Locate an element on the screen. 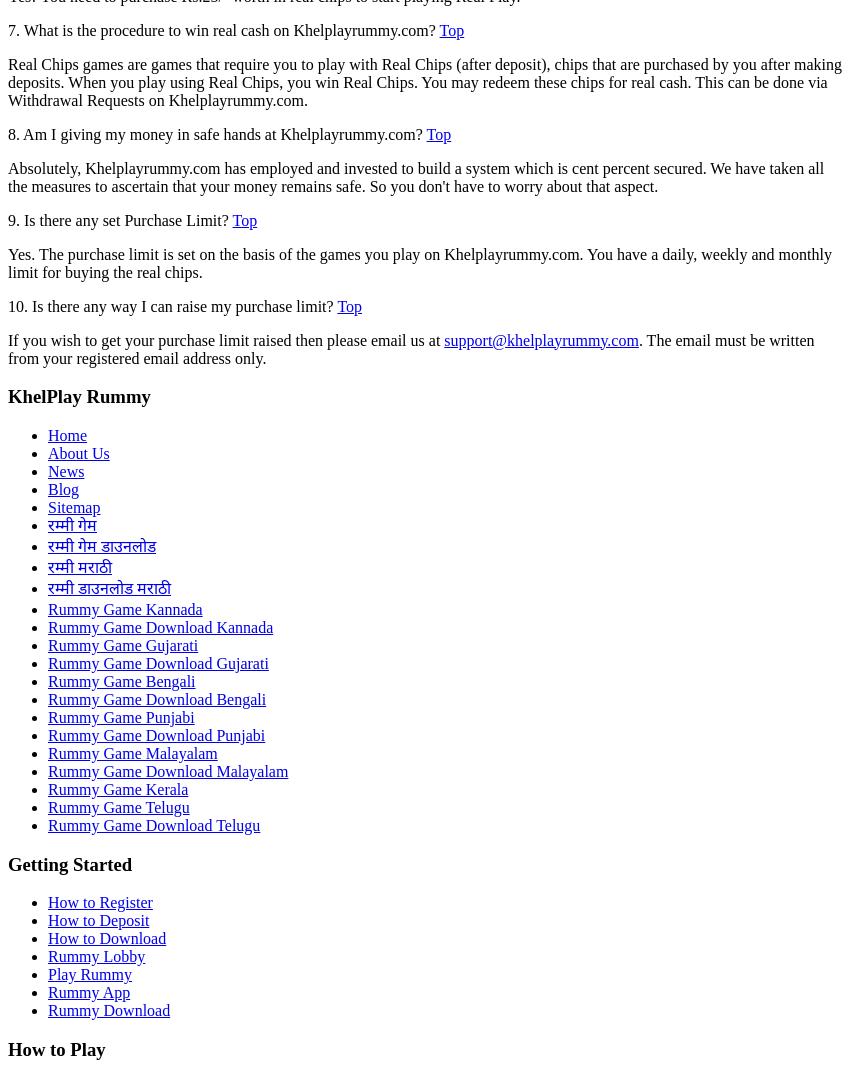 This screenshot has width=850, height=1068. 'Rummy Game Download Gujarati' is located at coordinates (158, 662).